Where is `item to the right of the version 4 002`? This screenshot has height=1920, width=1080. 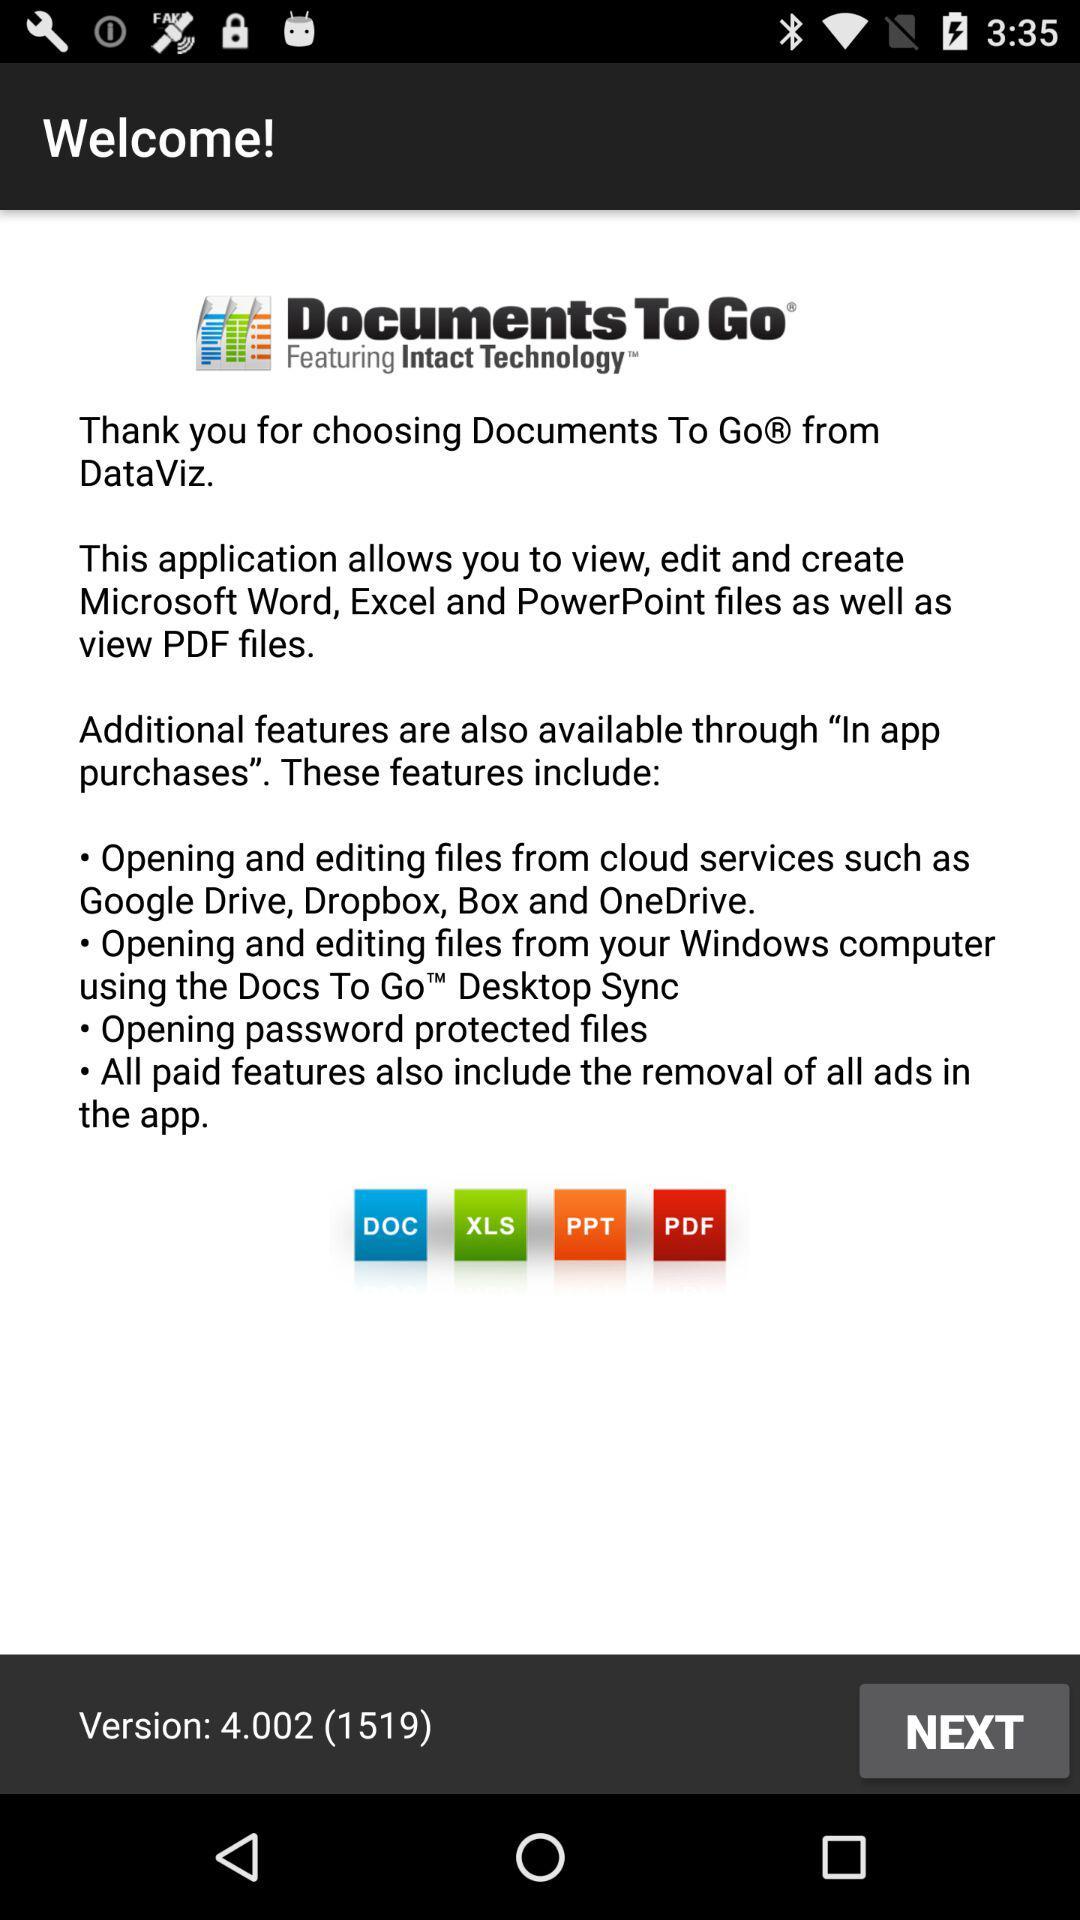 item to the right of the version 4 002 is located at coordinates (963, 1730).